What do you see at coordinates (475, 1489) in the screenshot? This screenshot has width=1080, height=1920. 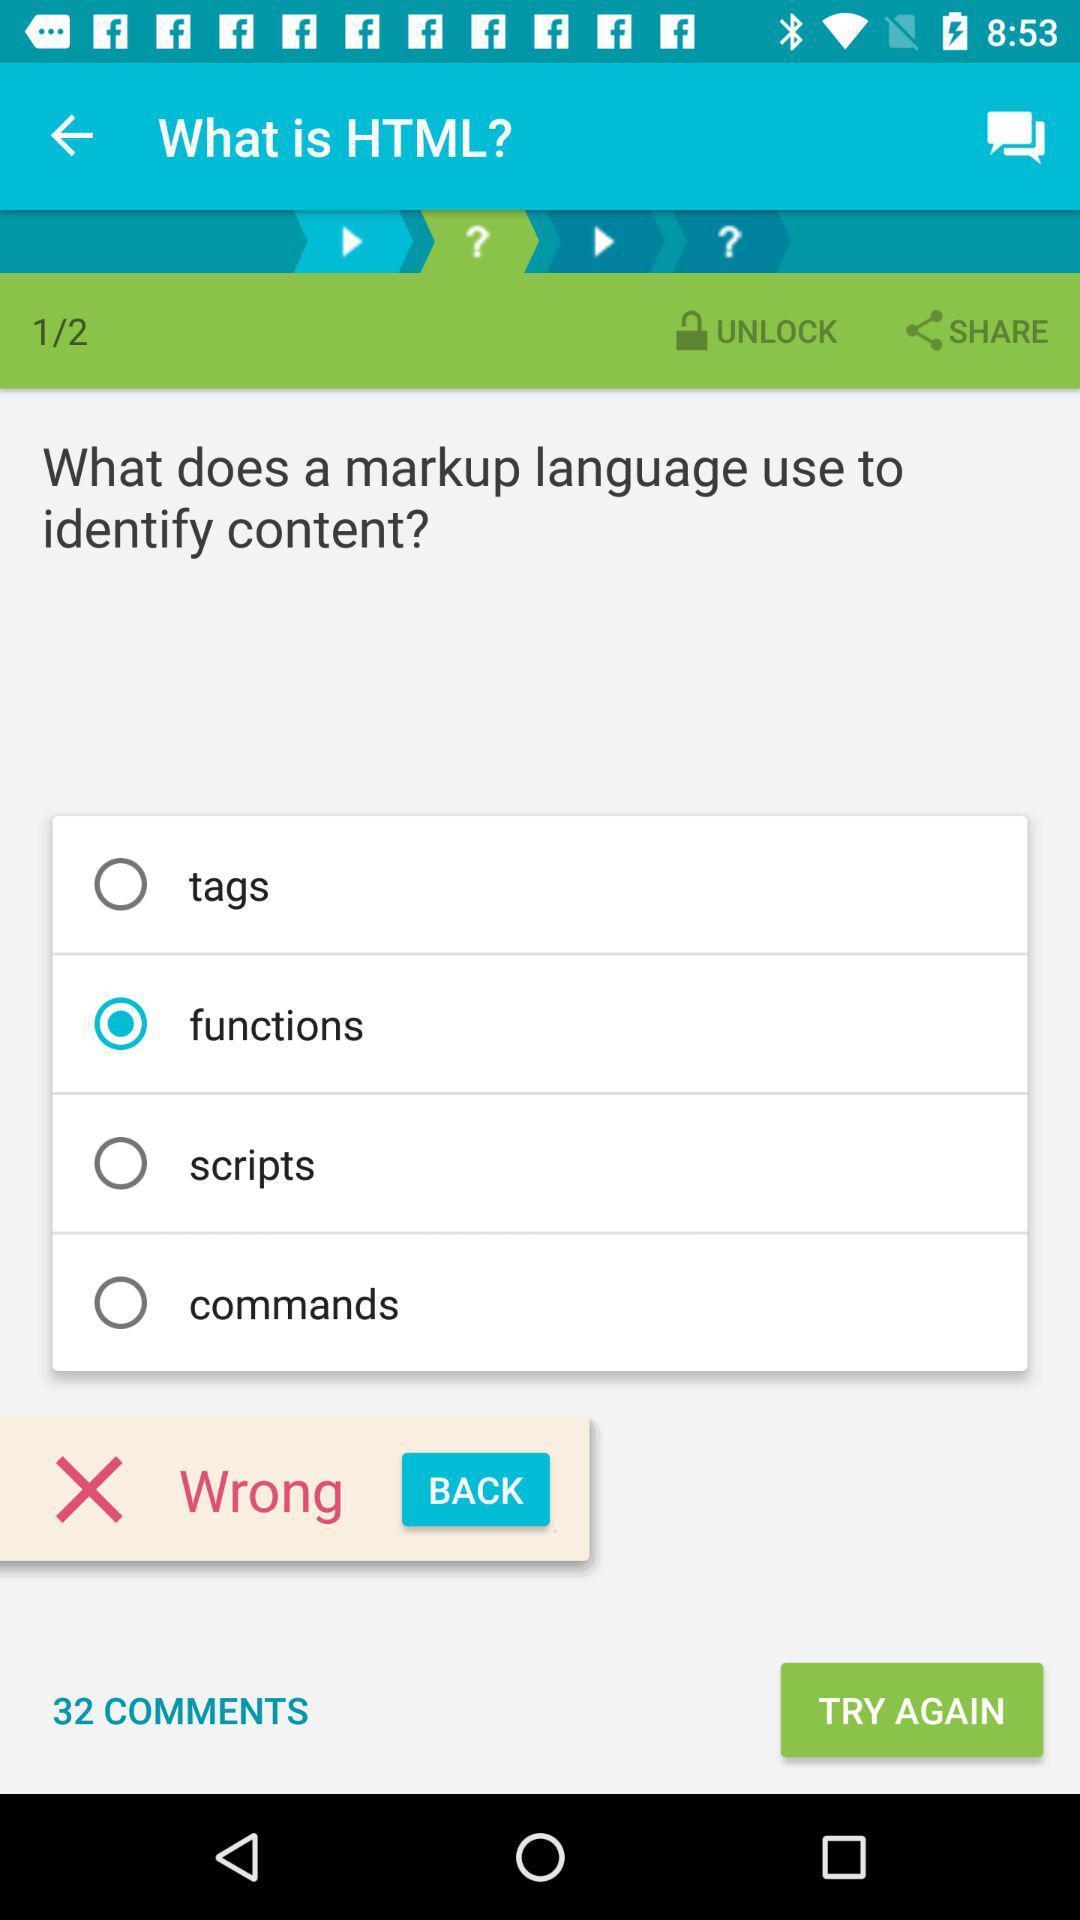 I see `the item next to the wrong icon` at bounding box center [475, 1489].